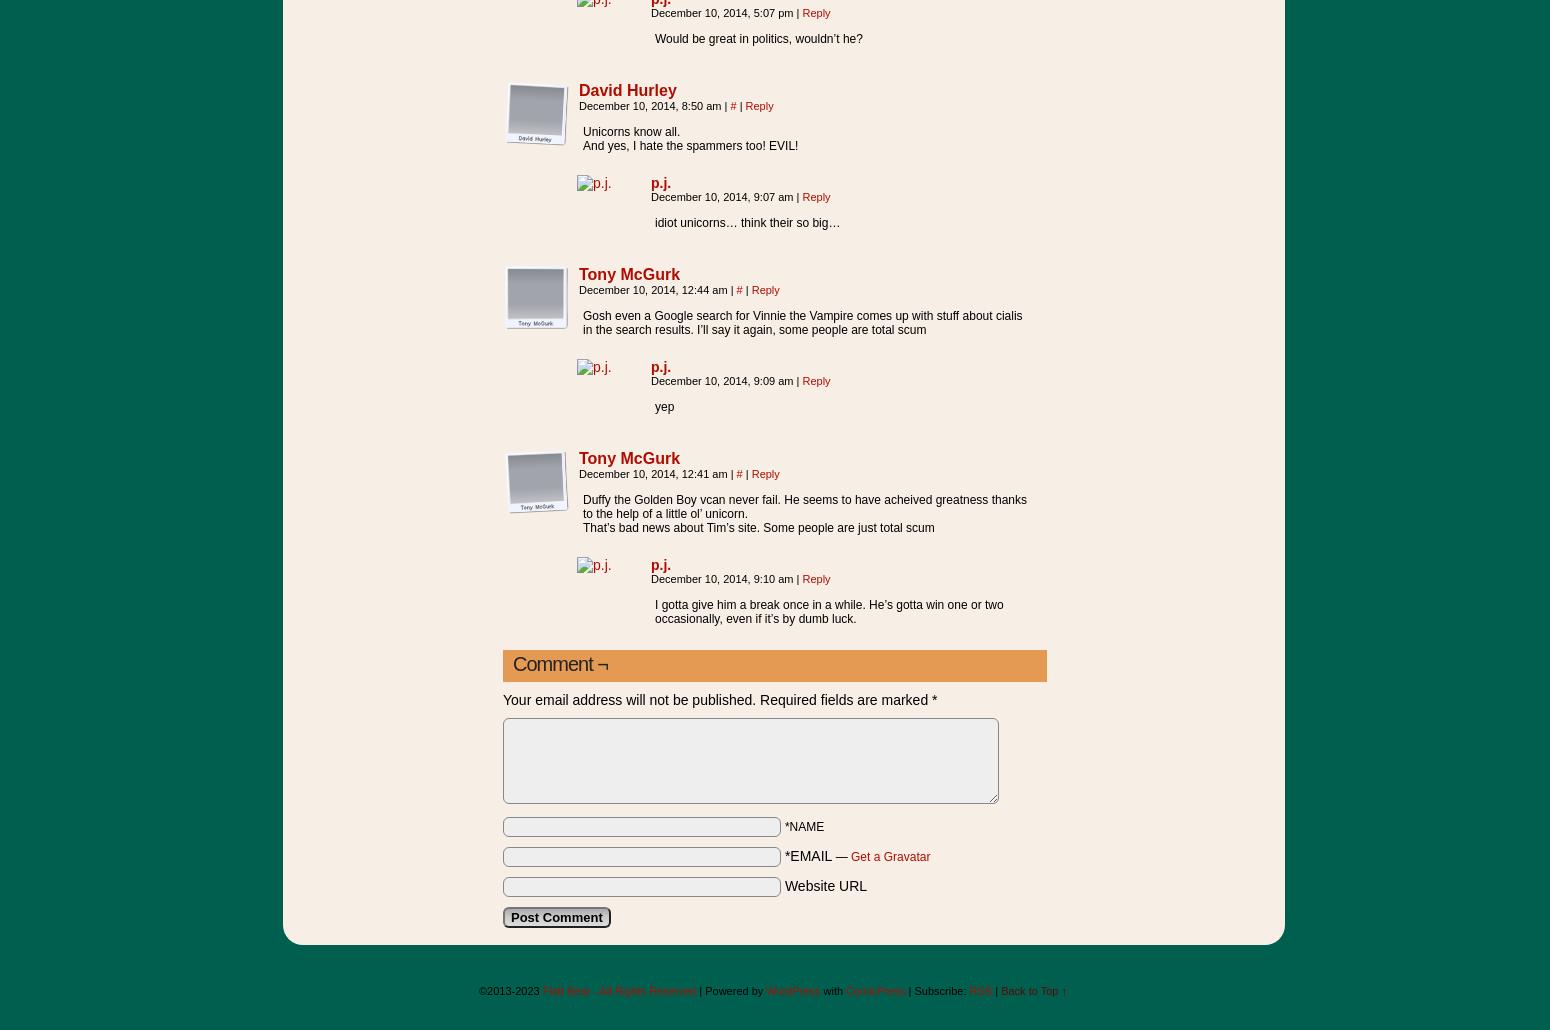  I want to click on 'December 10, 2014, 9:10 am', so click(723, 578).